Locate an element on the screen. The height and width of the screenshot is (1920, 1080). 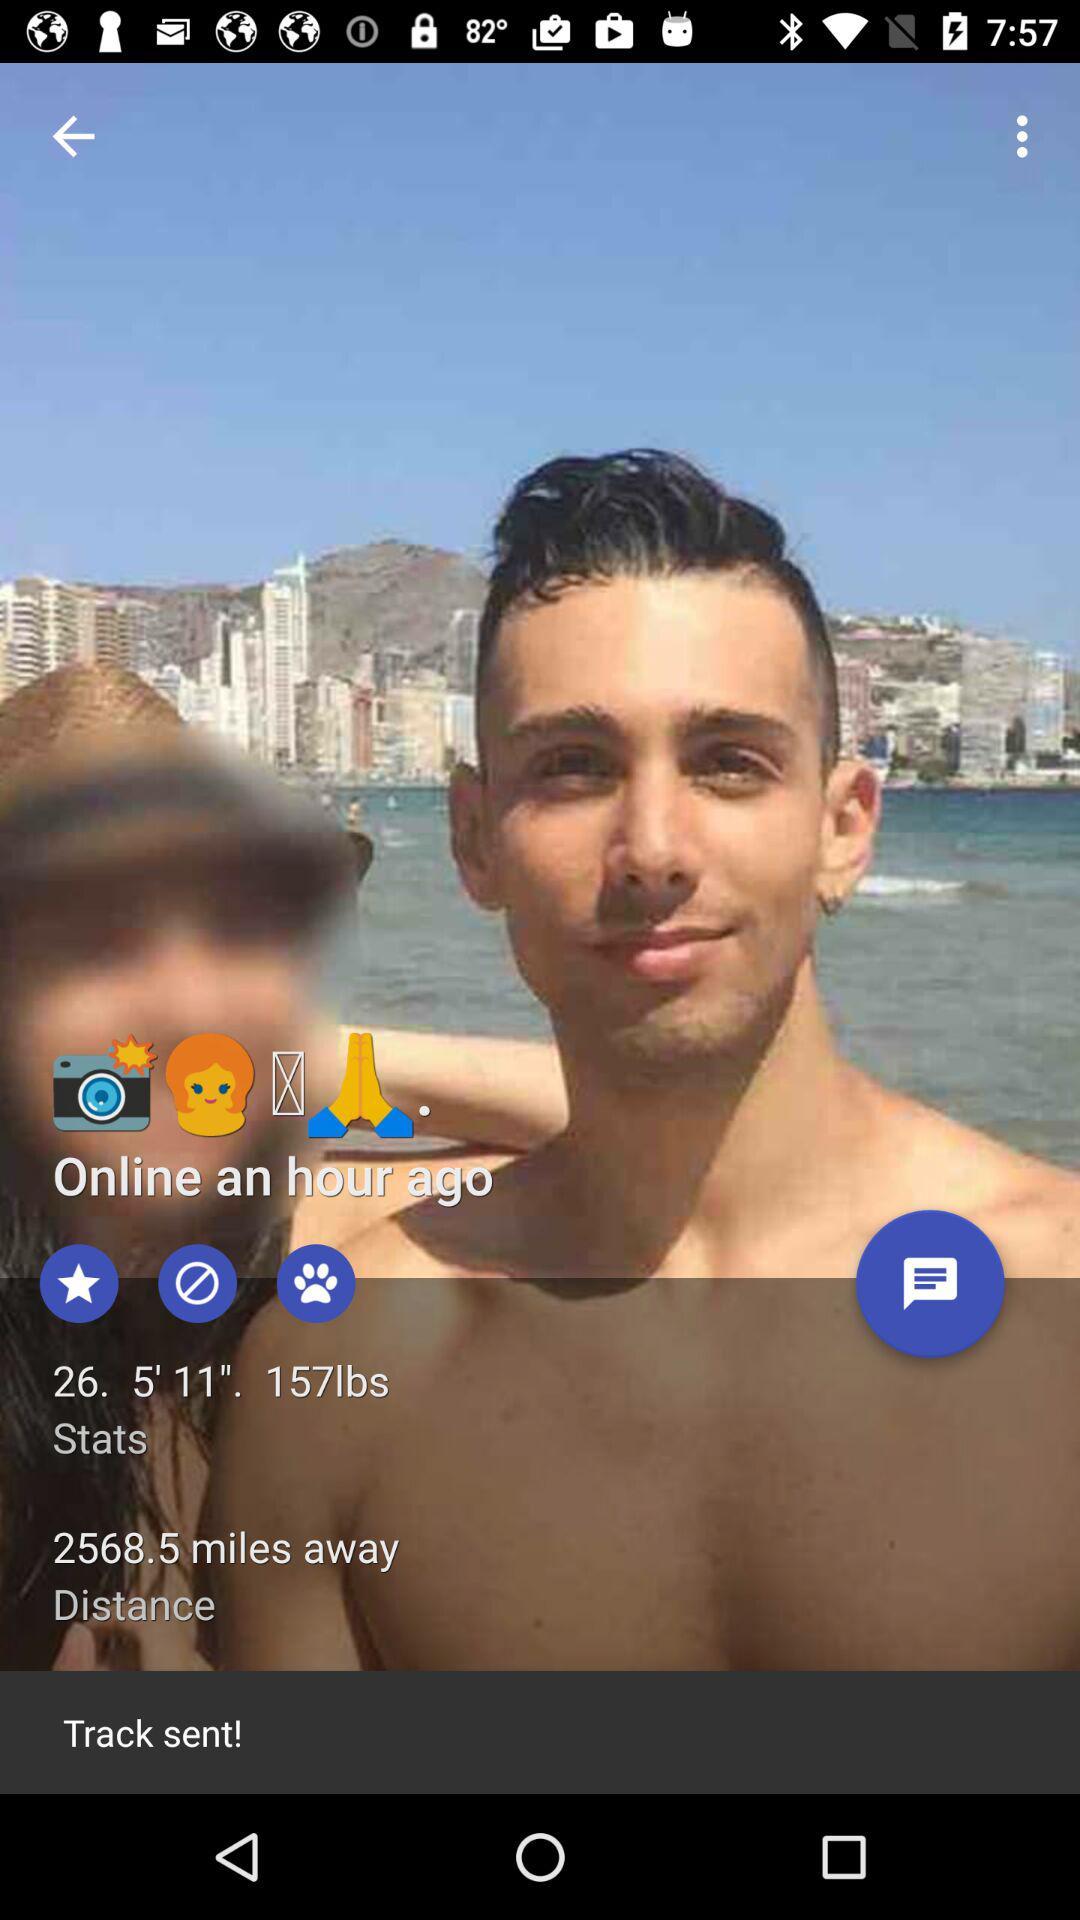
message is located at coordinates (930, 1291).